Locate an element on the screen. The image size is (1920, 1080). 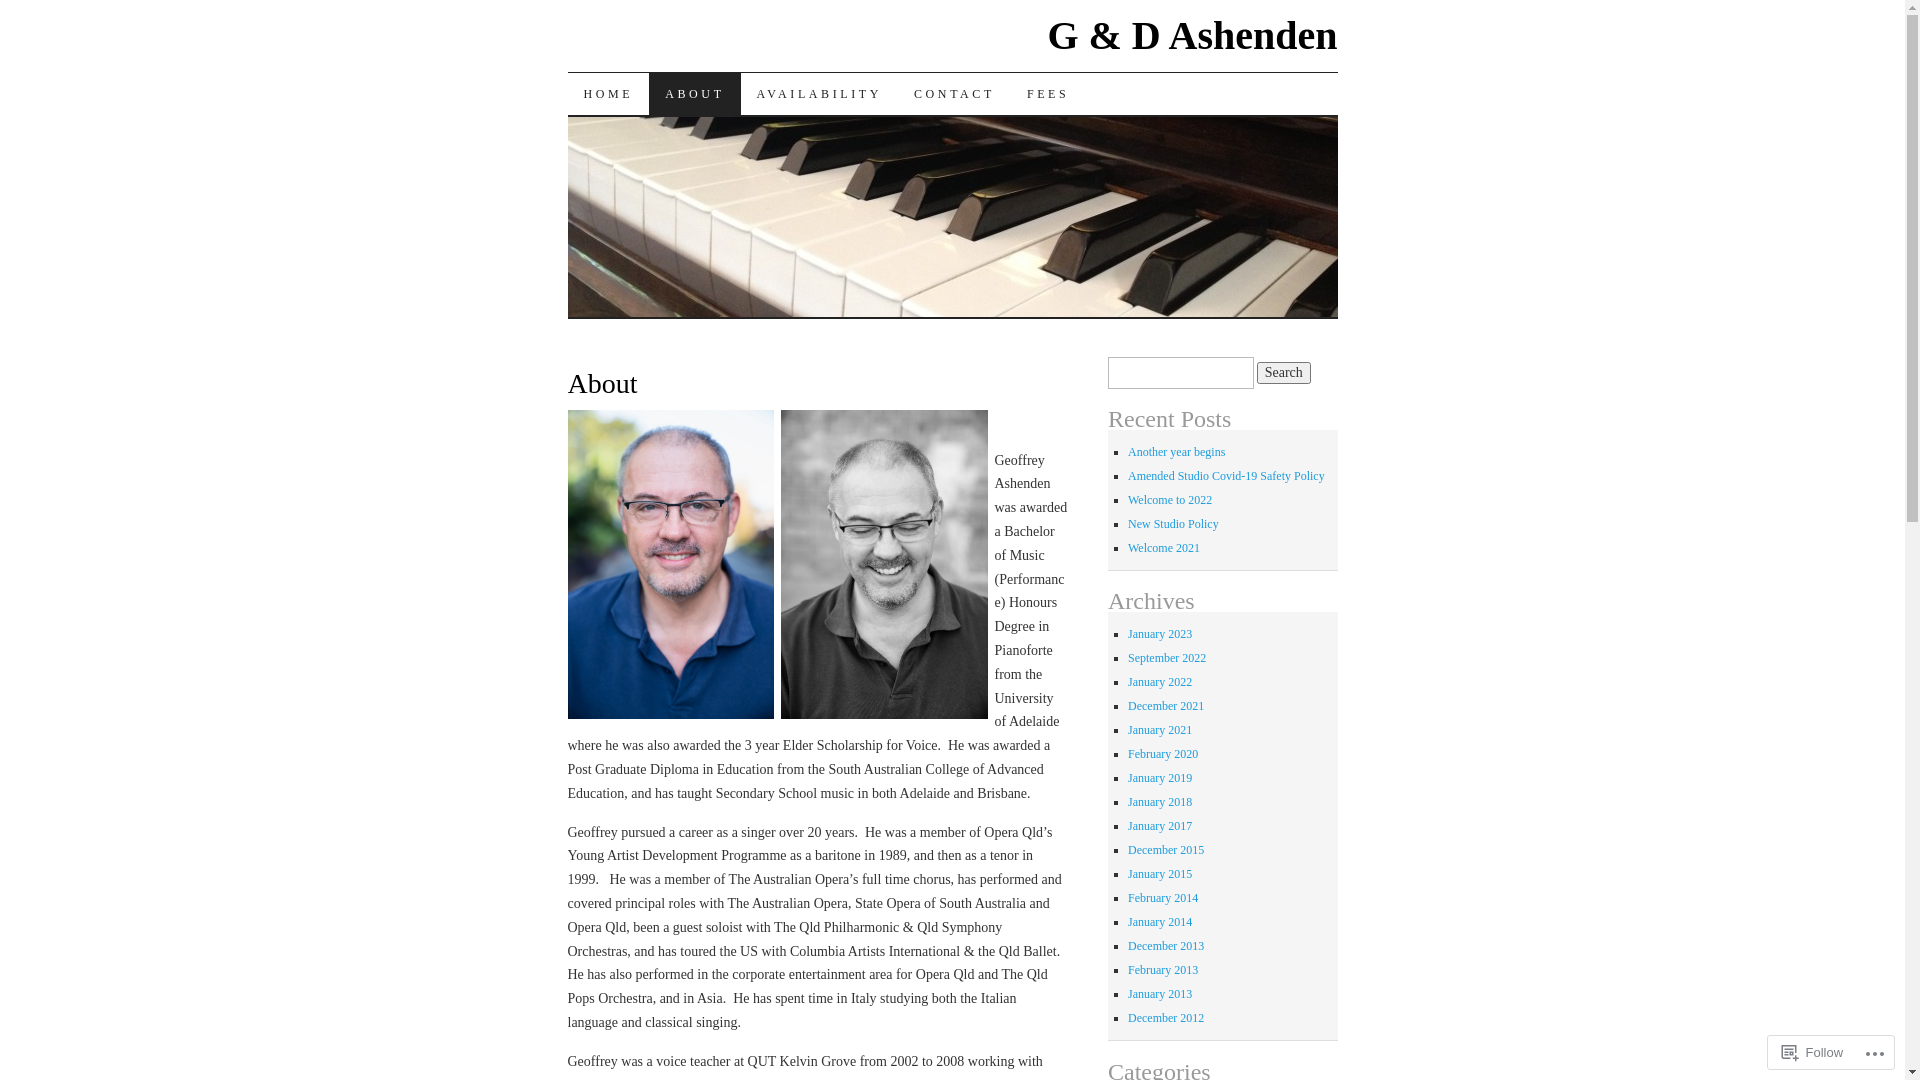
'New Studio Policy' is located at coordinates (1173, 523).